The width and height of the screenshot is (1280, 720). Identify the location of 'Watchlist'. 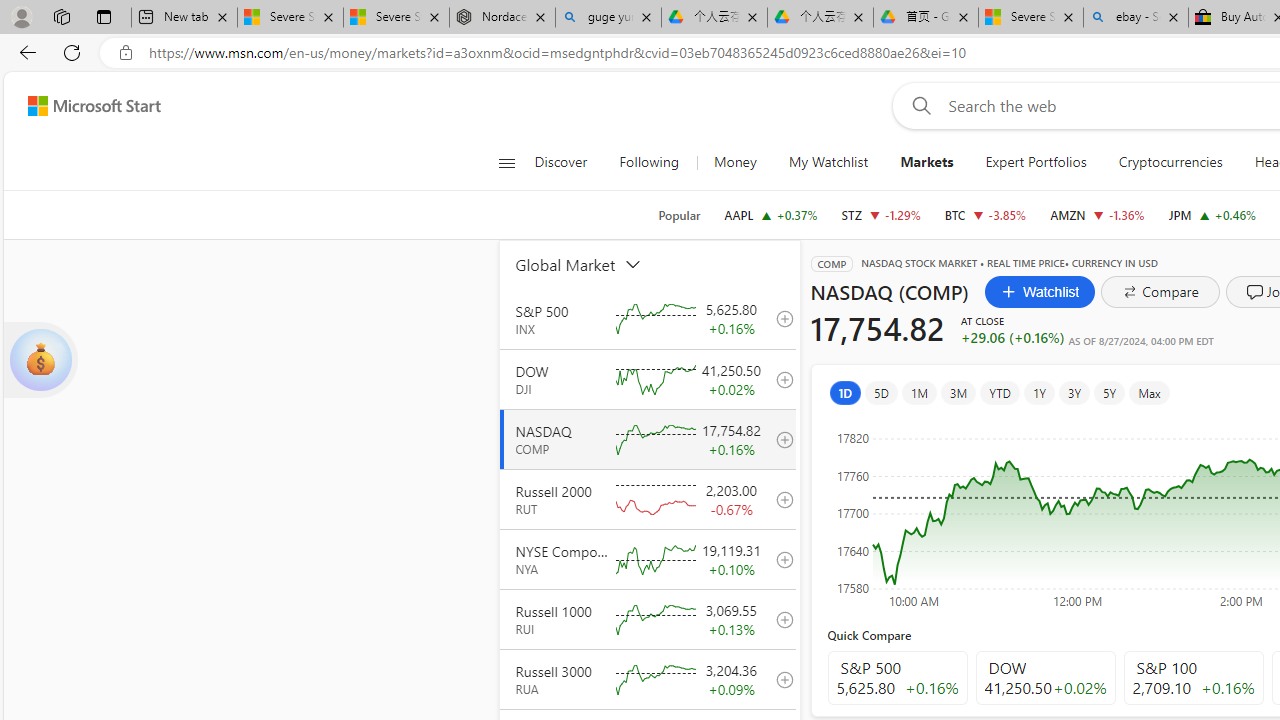
(1040, 291).